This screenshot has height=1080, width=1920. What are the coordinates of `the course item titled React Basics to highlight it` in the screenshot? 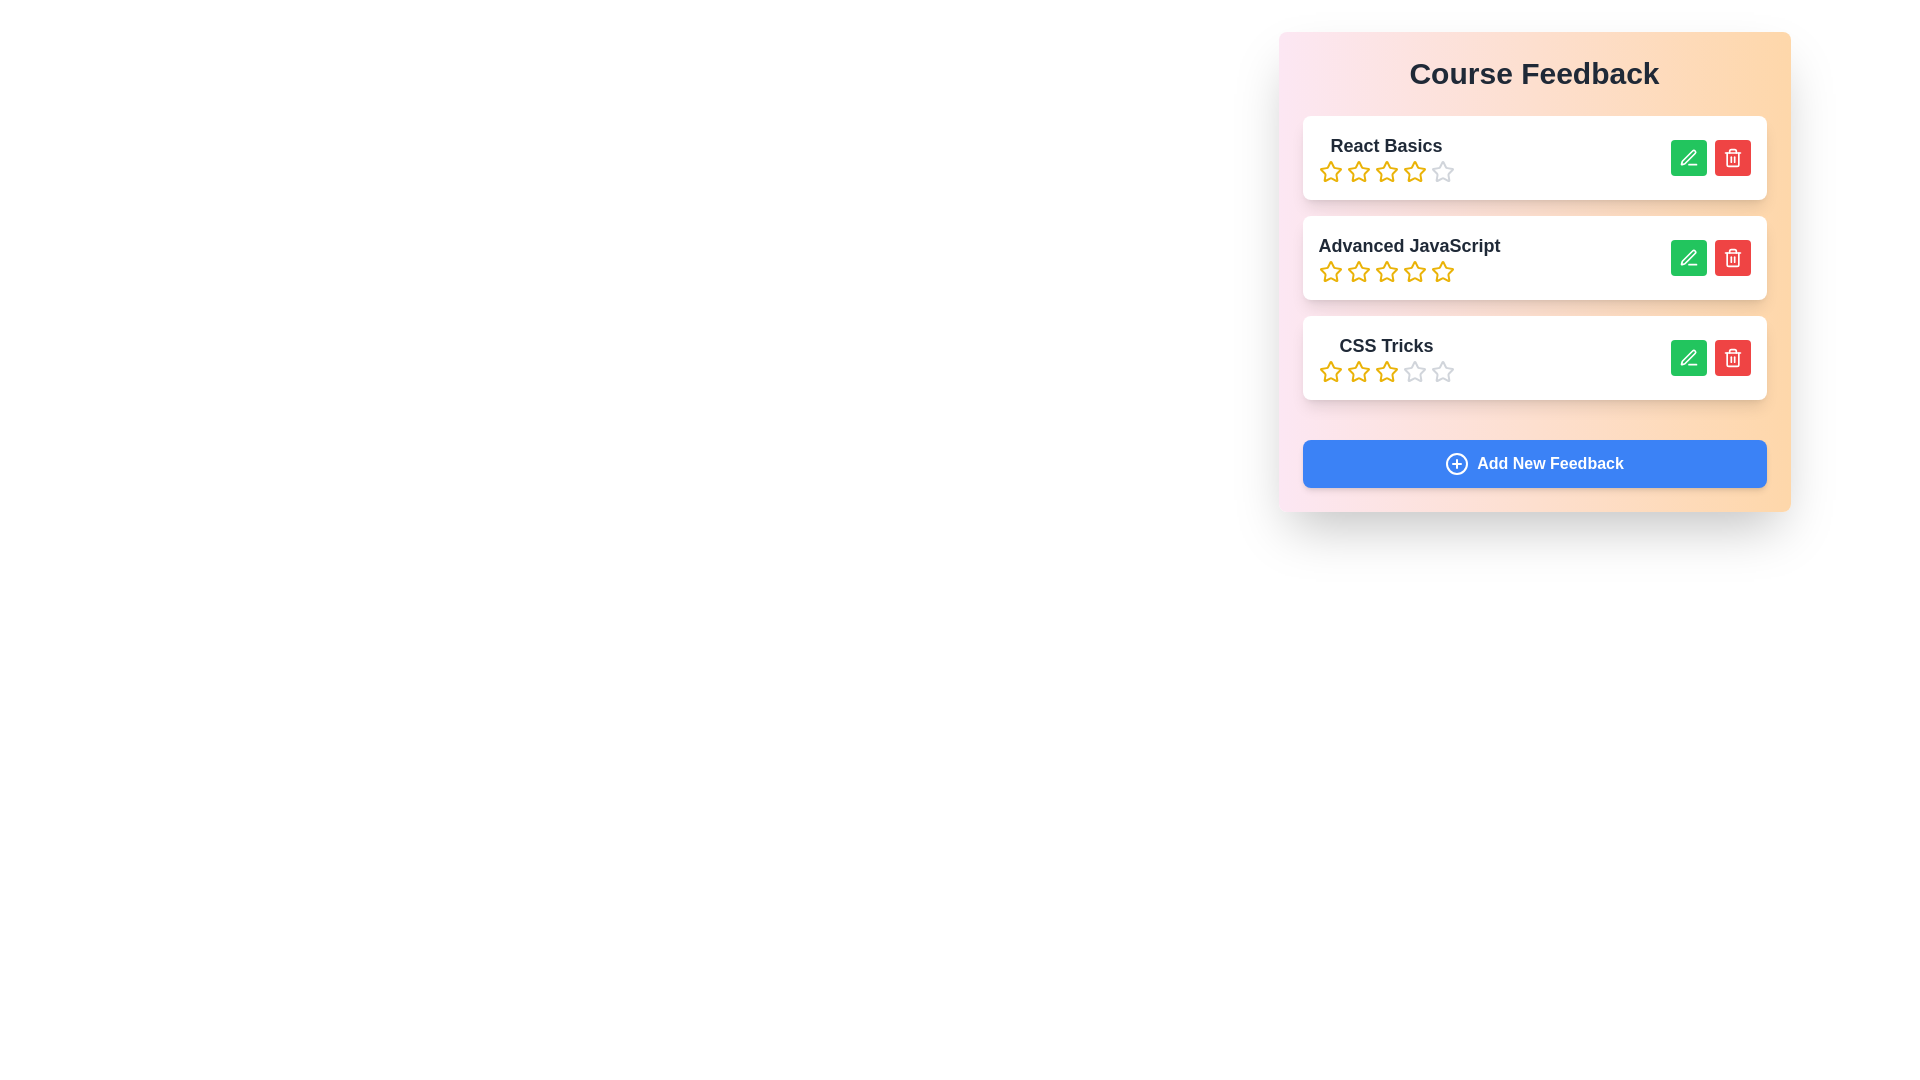 It's located at (1533, 157).